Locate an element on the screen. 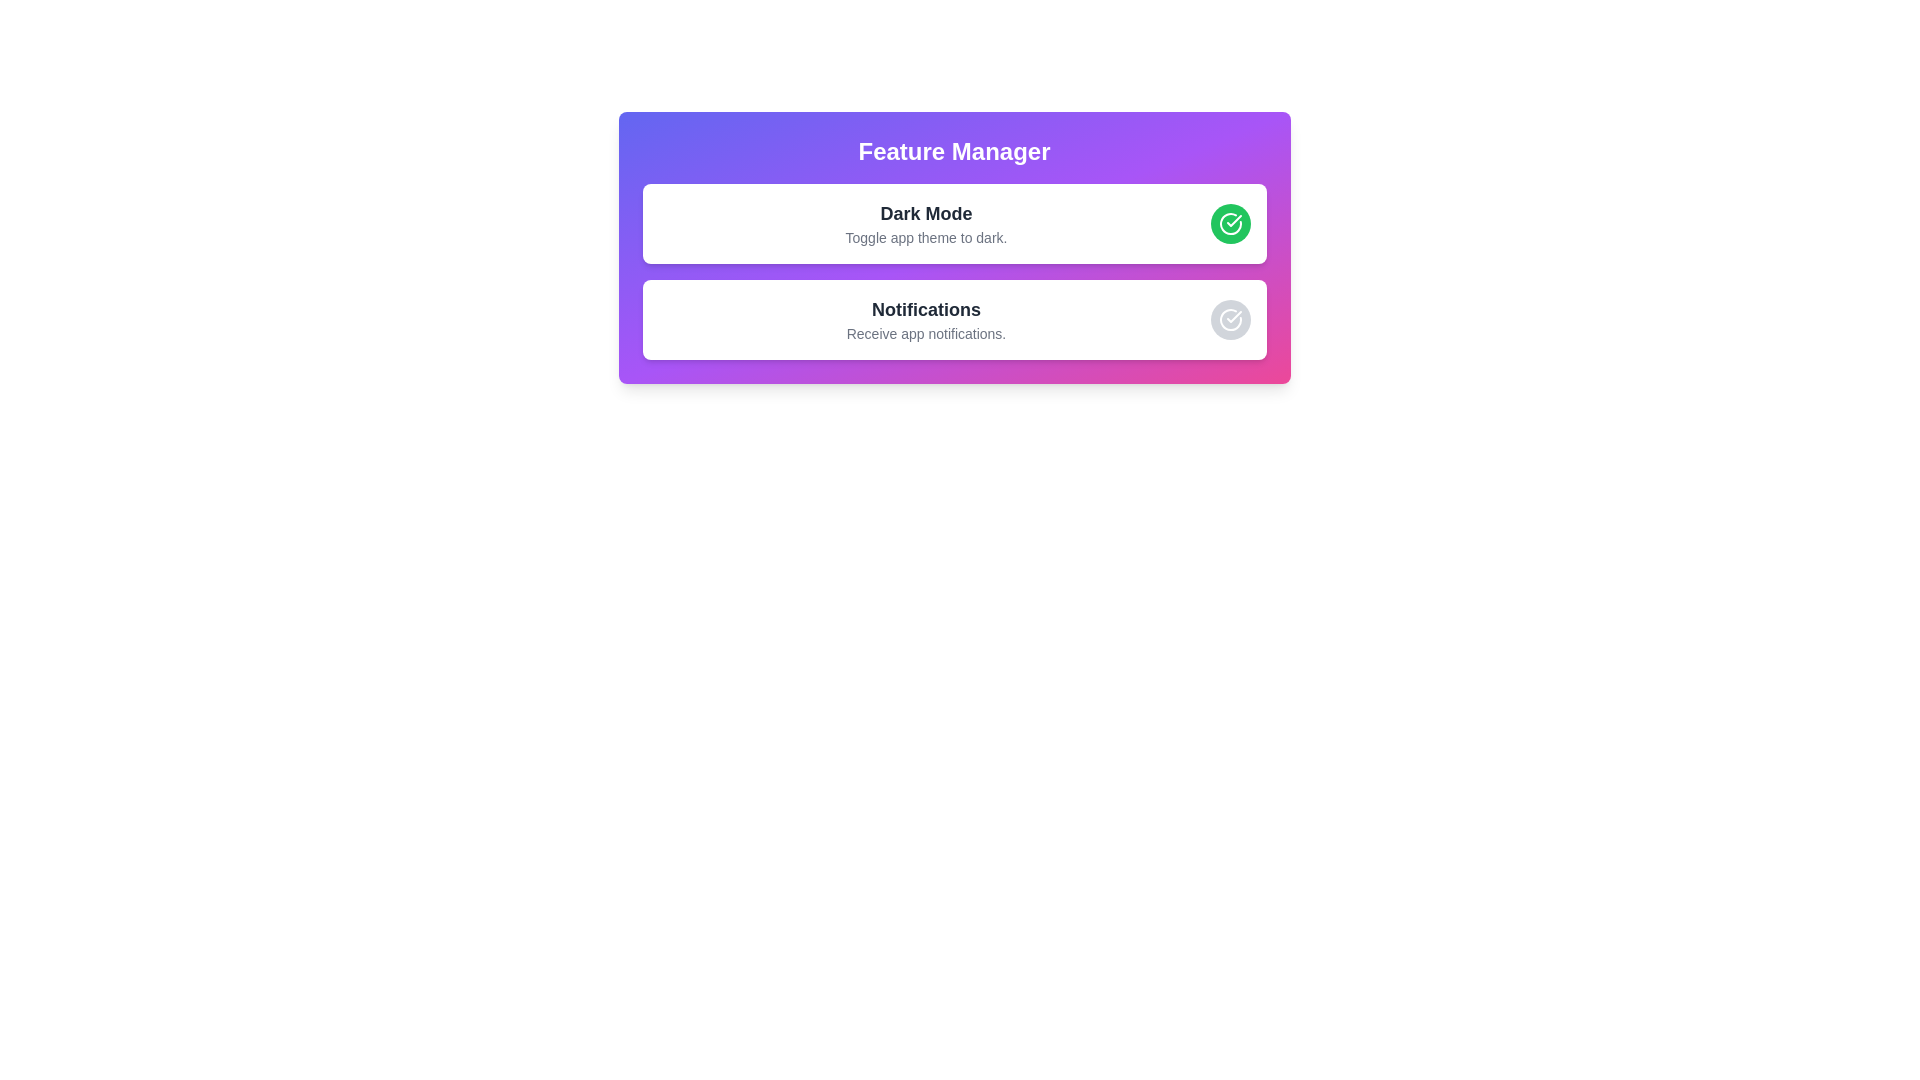 This screenshot has height=1080, width=1920. the State Indicator Icon is located at coordinates (1232, 220).